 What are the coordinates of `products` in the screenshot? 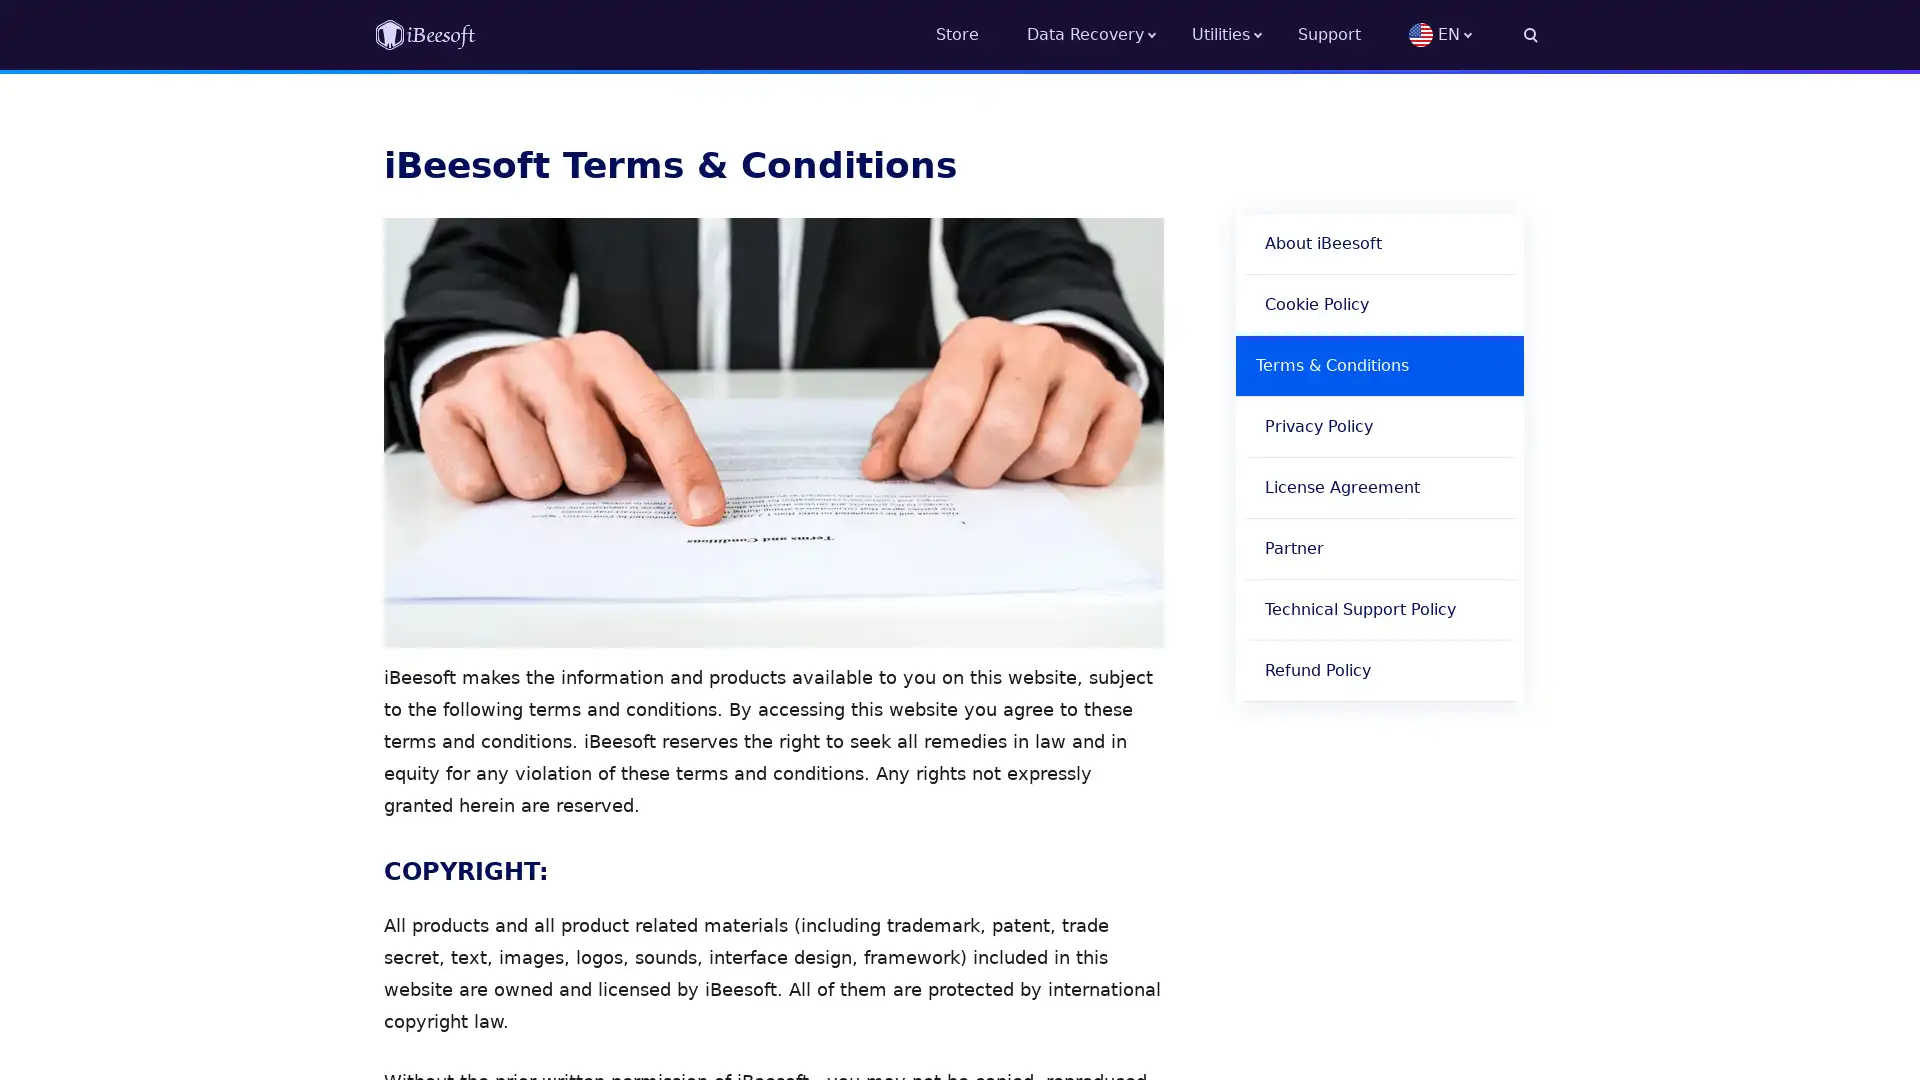 It's located at (1243, 34).